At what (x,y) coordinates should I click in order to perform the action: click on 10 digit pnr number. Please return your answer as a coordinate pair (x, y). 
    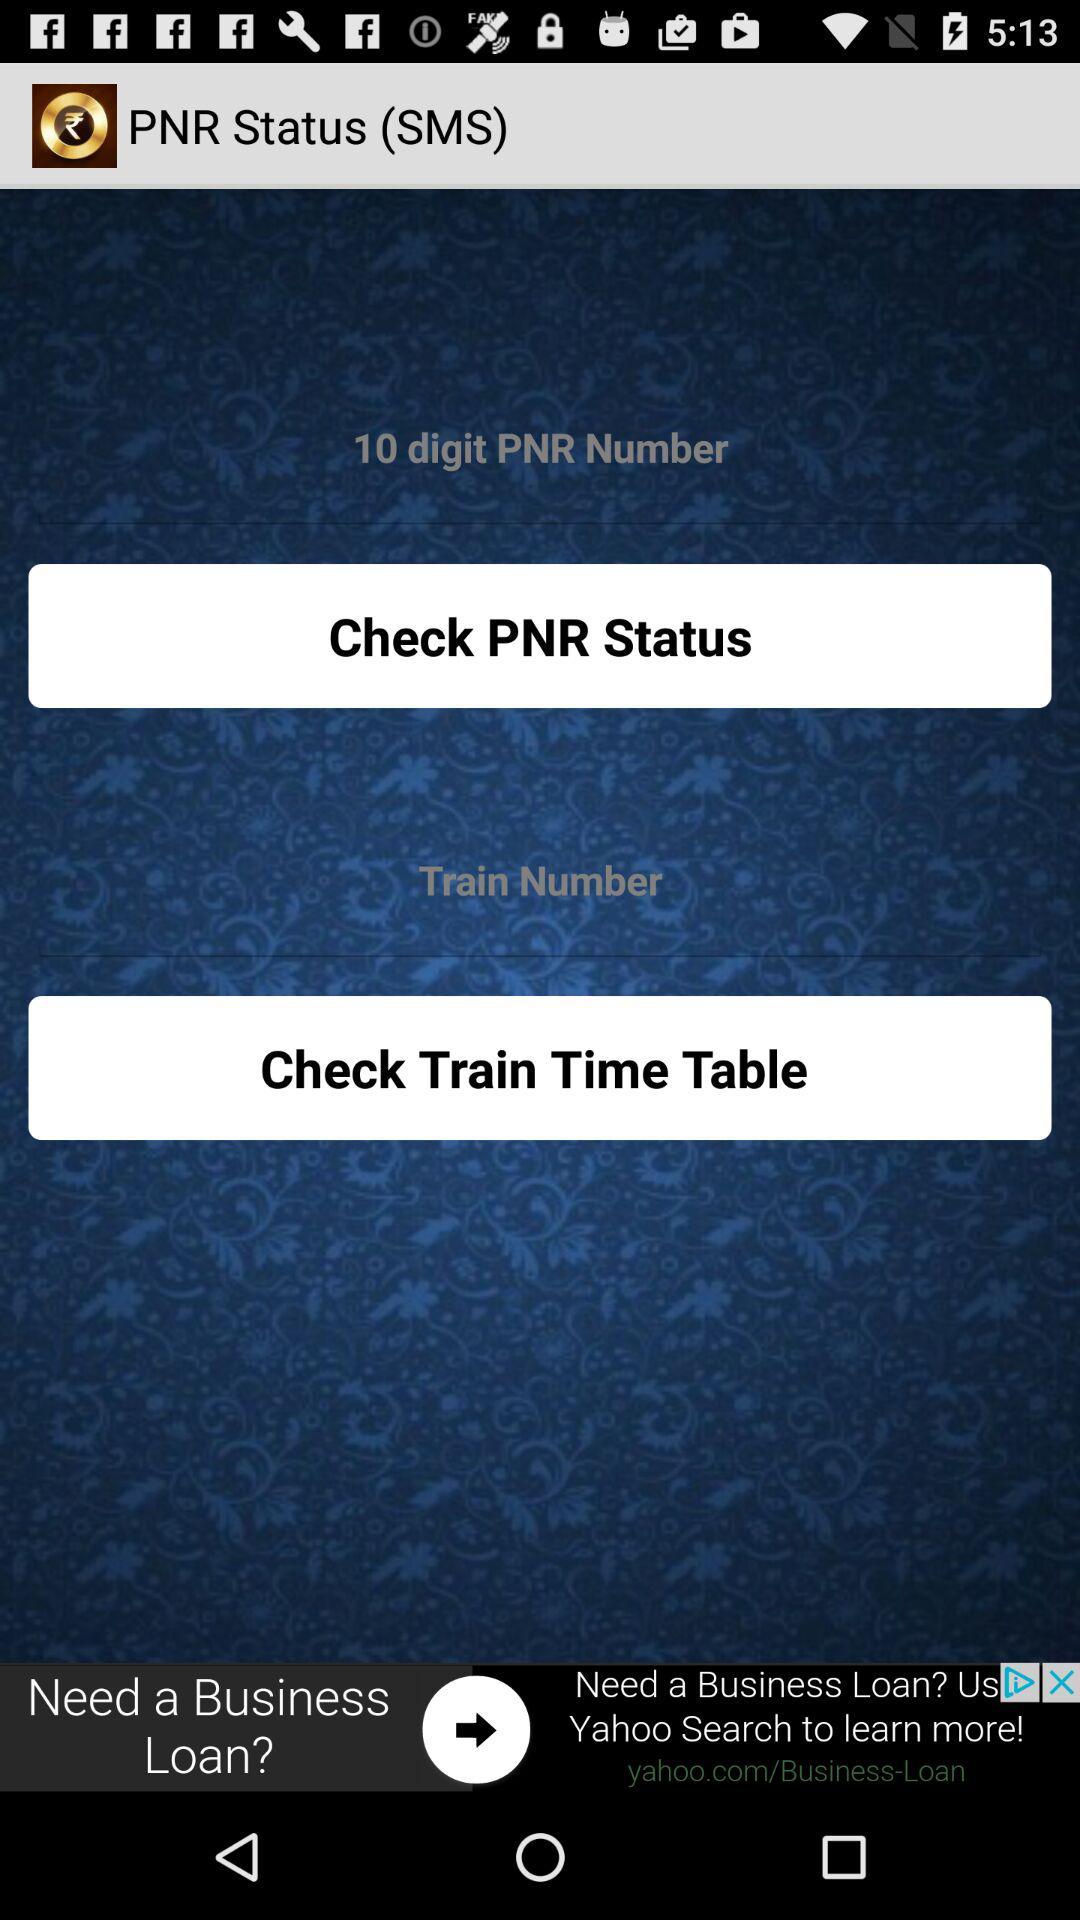
    Looking at the image, I should click on (540, 447).